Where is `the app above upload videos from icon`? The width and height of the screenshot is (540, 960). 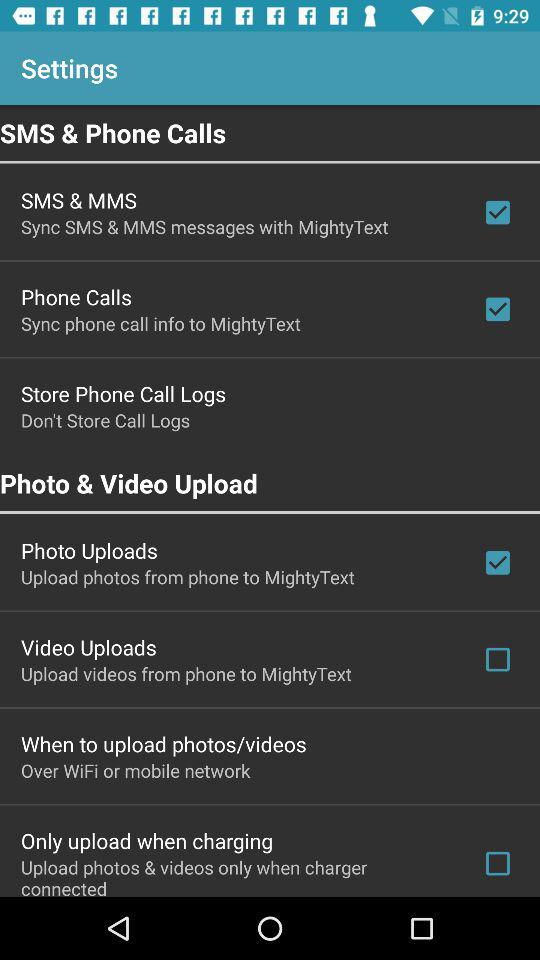
the app above upload videos from icon is located at coordinates (87, 646).